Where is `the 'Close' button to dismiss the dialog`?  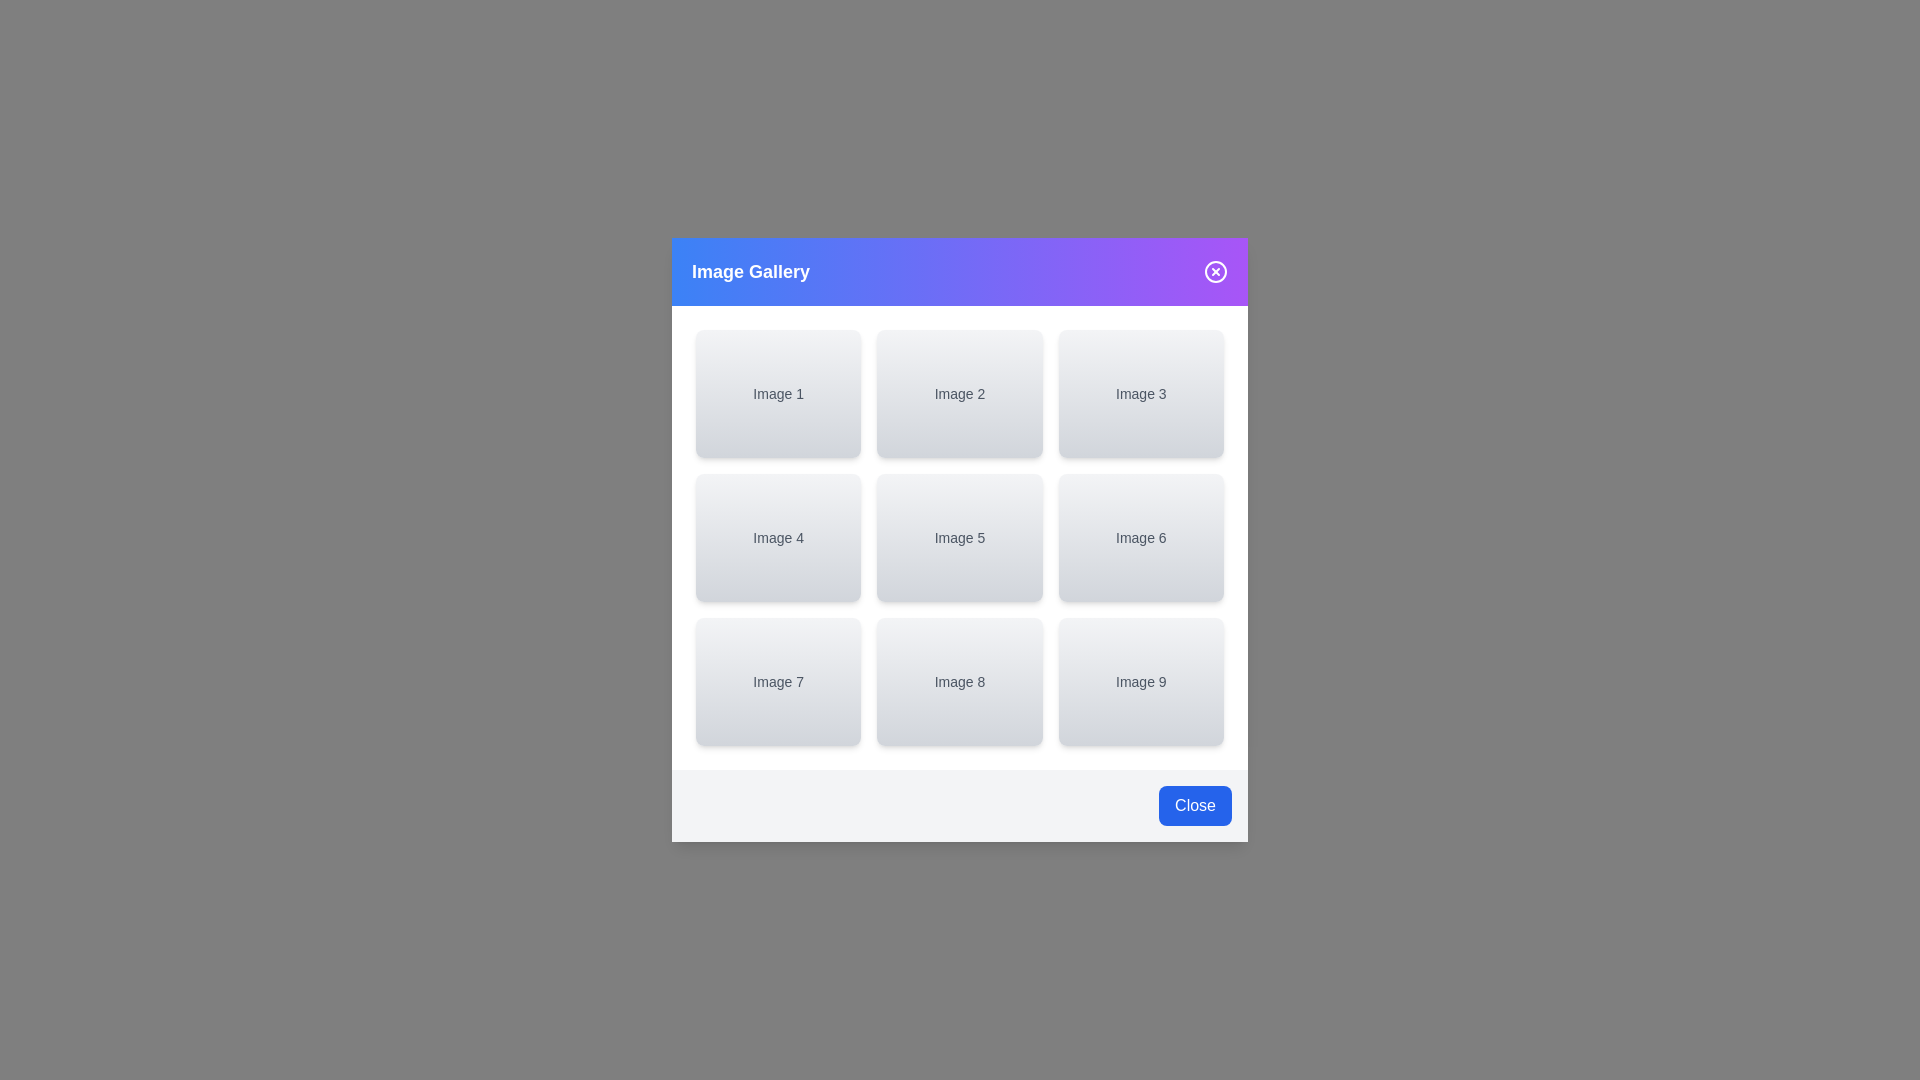 the 'Close' button to dismiss the dialog is located at coordinates (1195, 805).